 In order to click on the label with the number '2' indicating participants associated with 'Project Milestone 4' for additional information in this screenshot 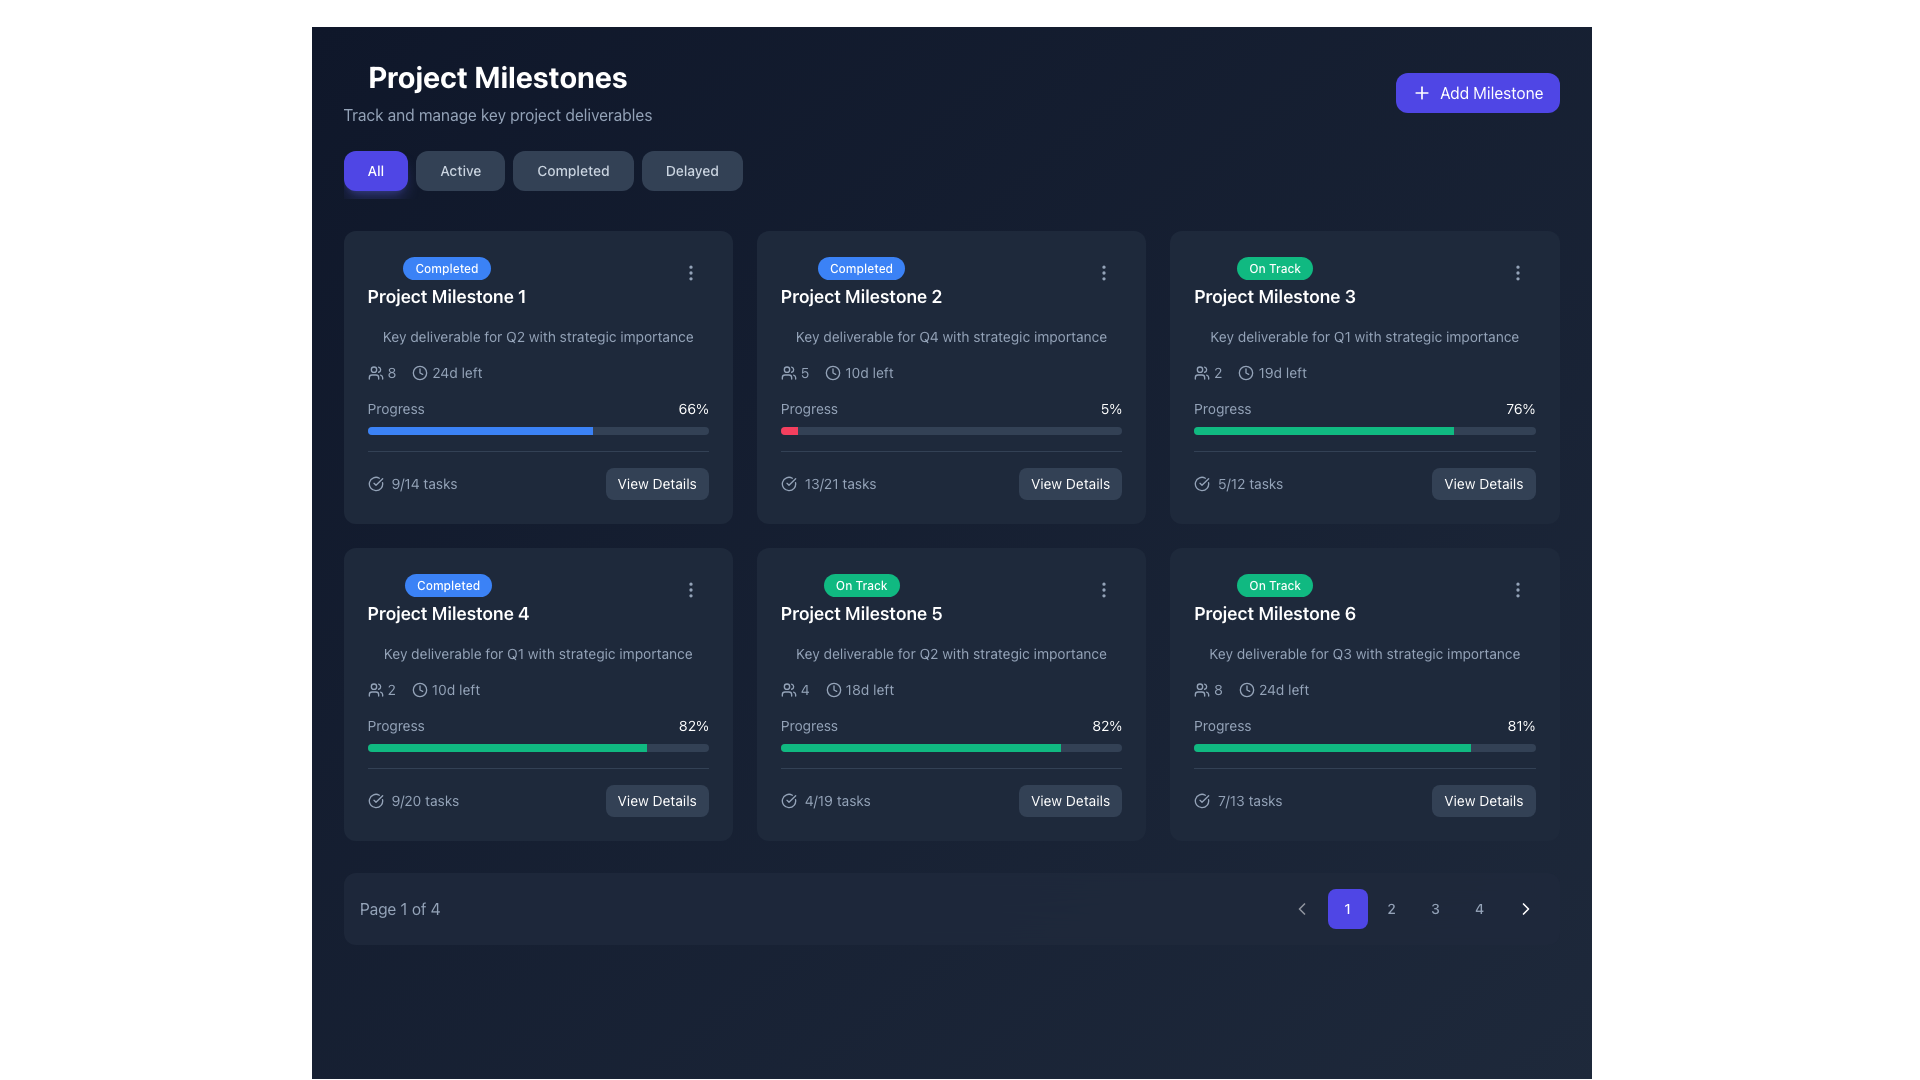, I will do `click(381, 689)`.